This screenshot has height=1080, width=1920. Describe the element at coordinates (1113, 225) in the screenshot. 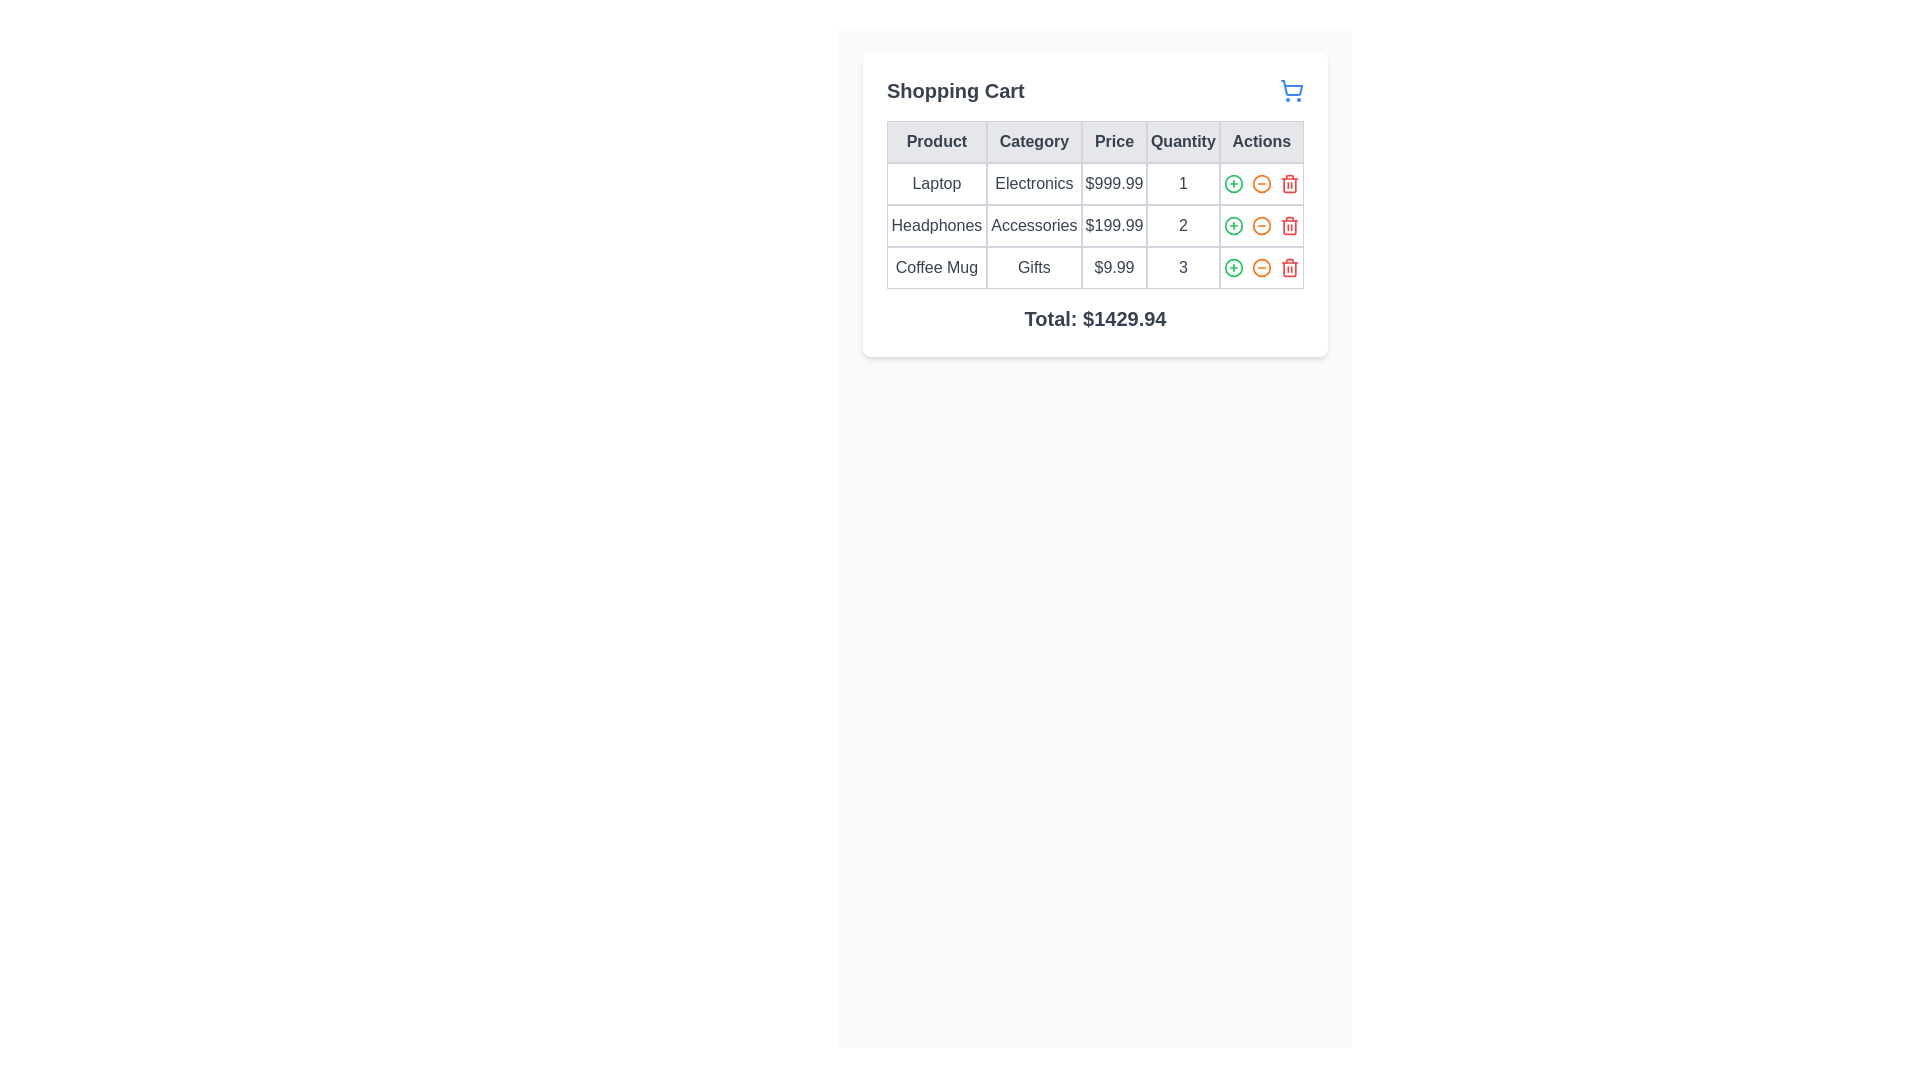

I see `the Text display box showing the price '$199.99' in the 'Shopping Cart' table under the 'Headphones' product row` at that location.